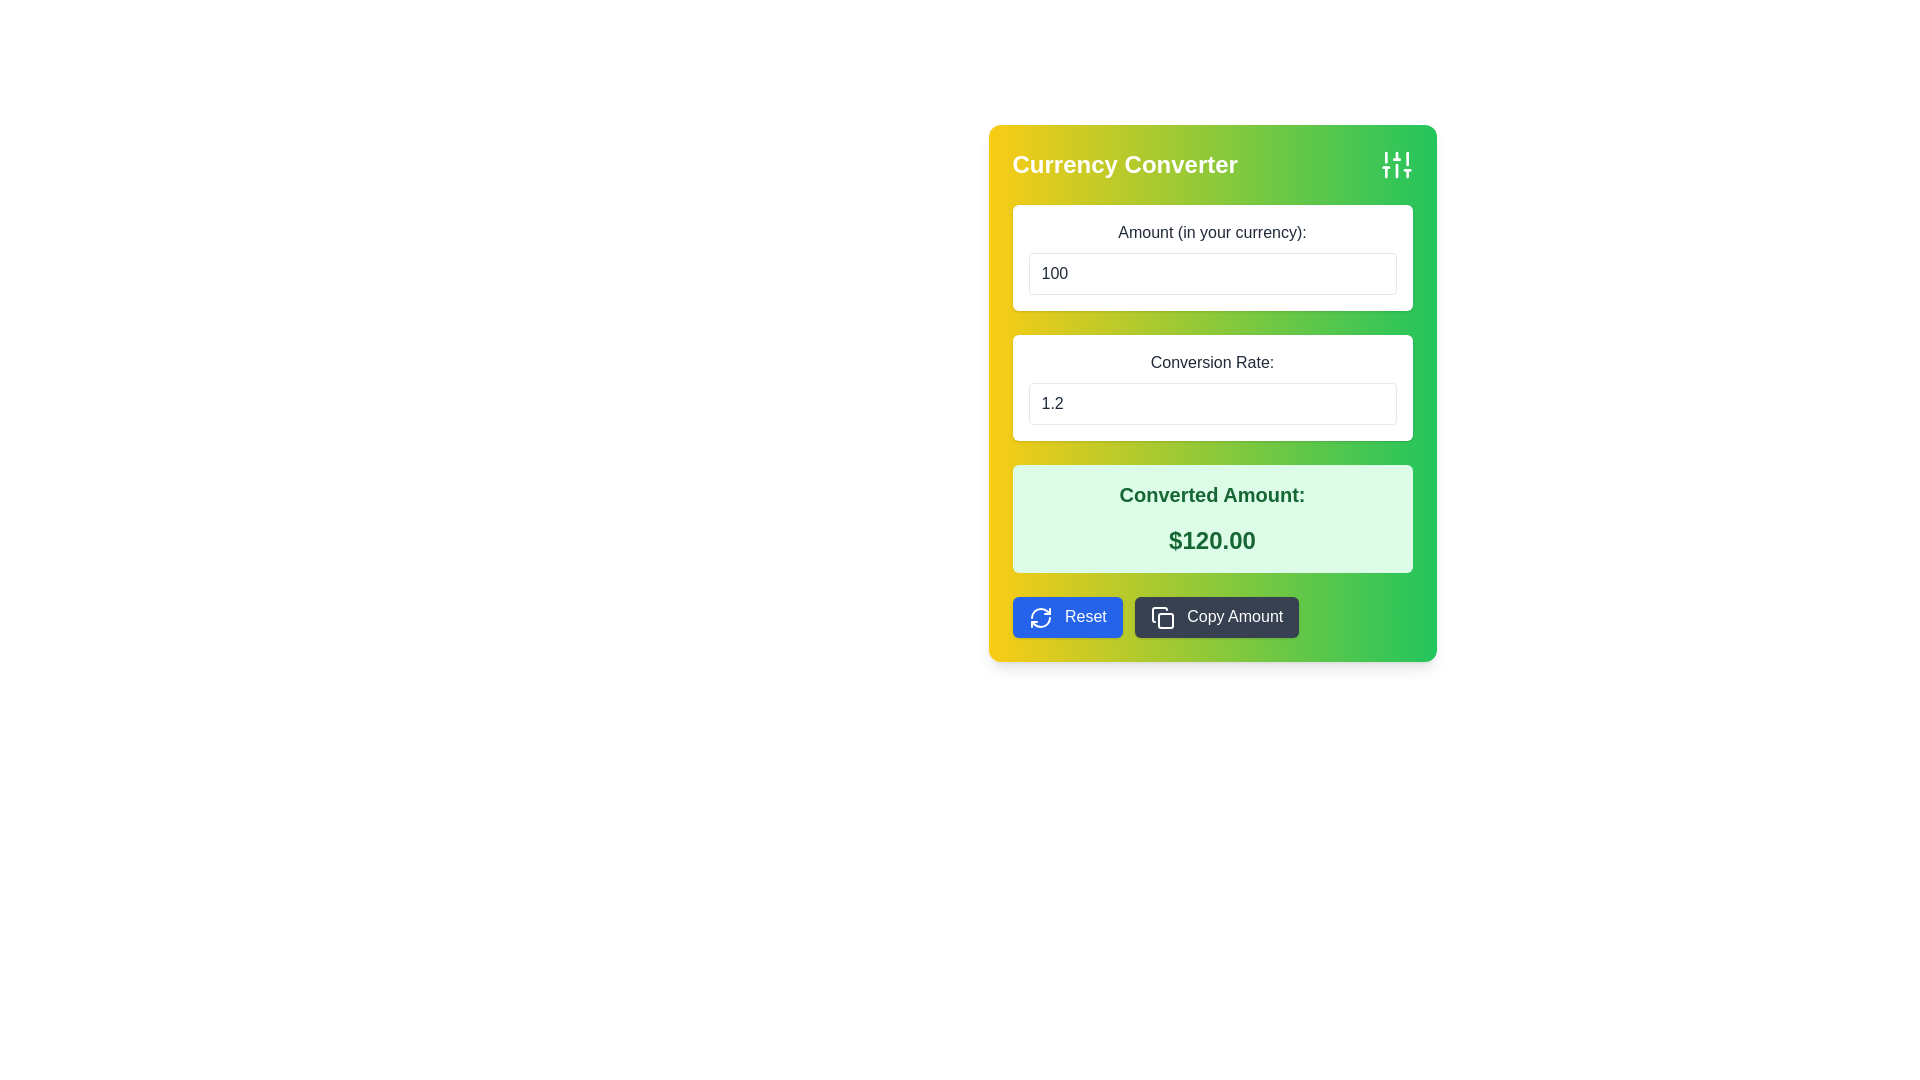 This screenshot has height=1080, width=1920. What do you see at coordinates (1216, 616) in the screenshot?
I see `the second button in the 'Currency Converter' panel` at bounding box center [1216, 616].